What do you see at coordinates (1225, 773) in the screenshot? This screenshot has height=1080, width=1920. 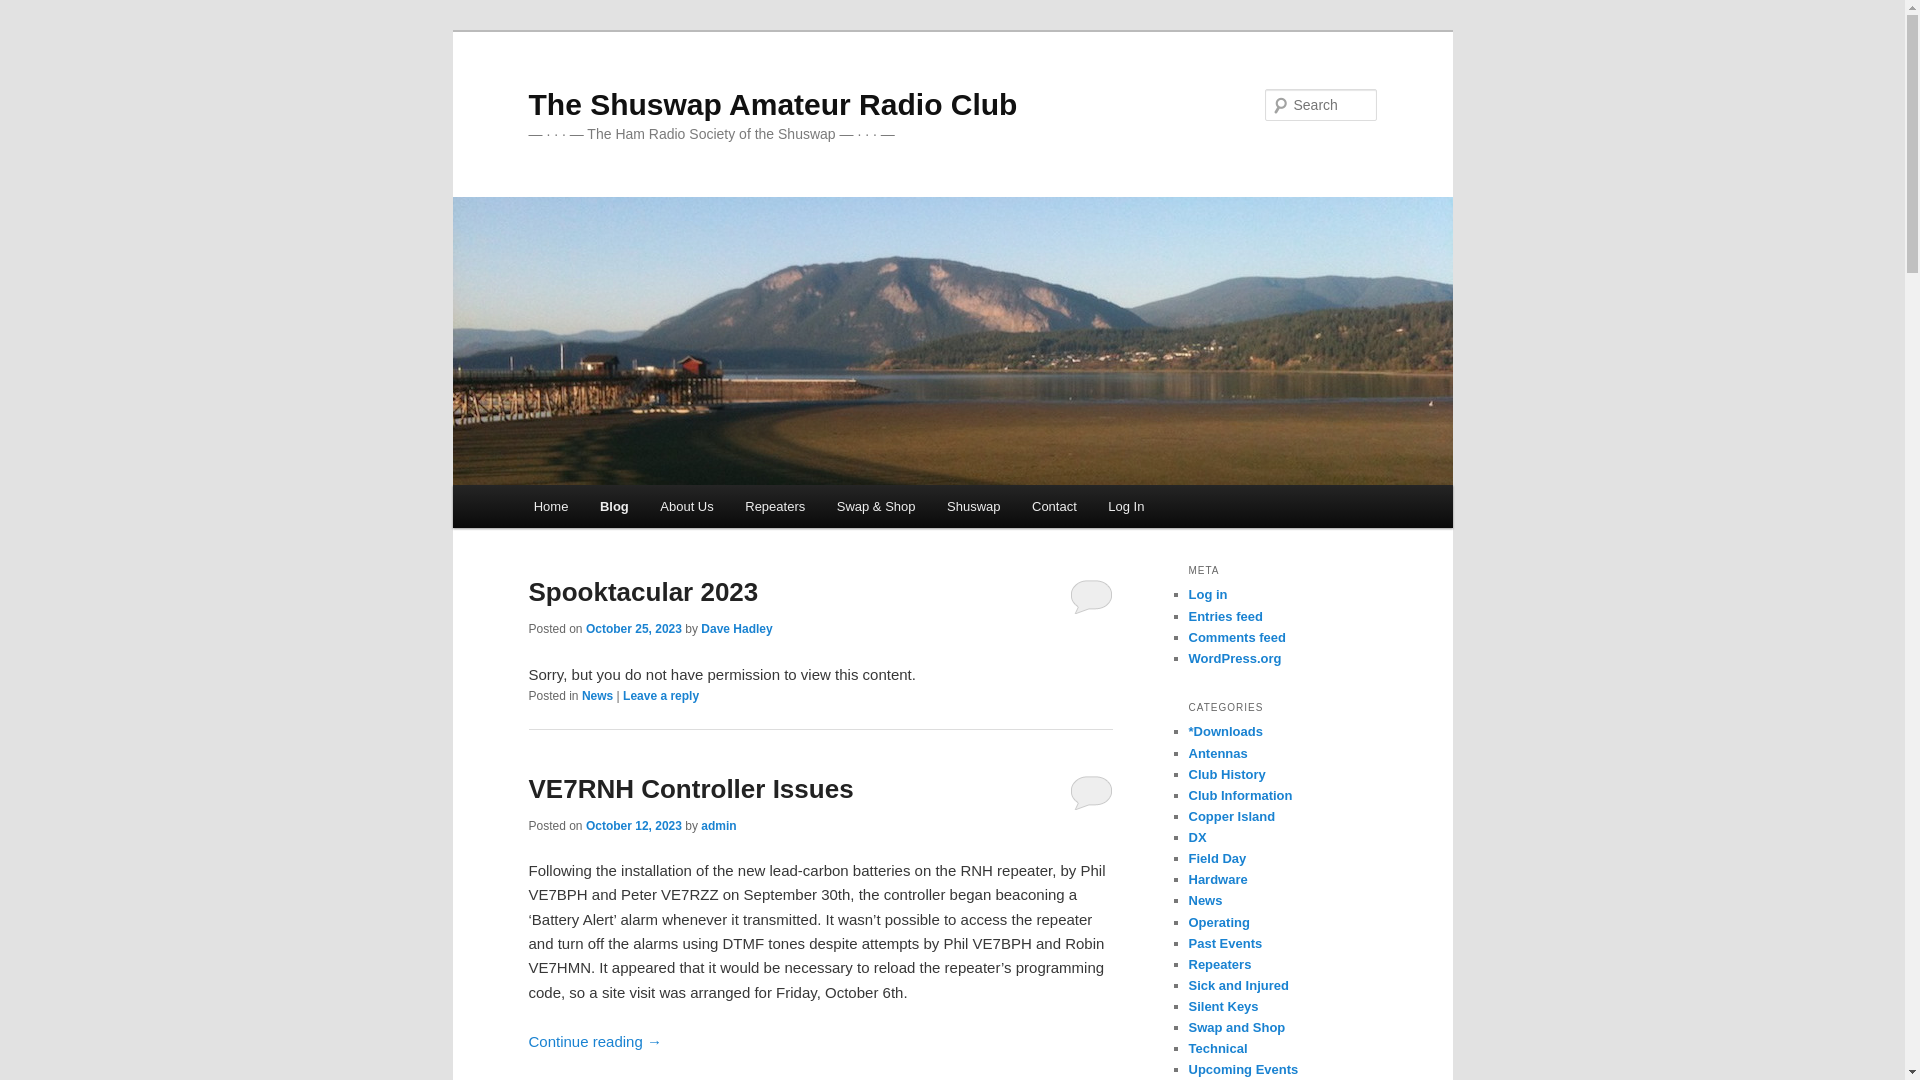 I see `'Club History'` at bounding box center [1225, 773].